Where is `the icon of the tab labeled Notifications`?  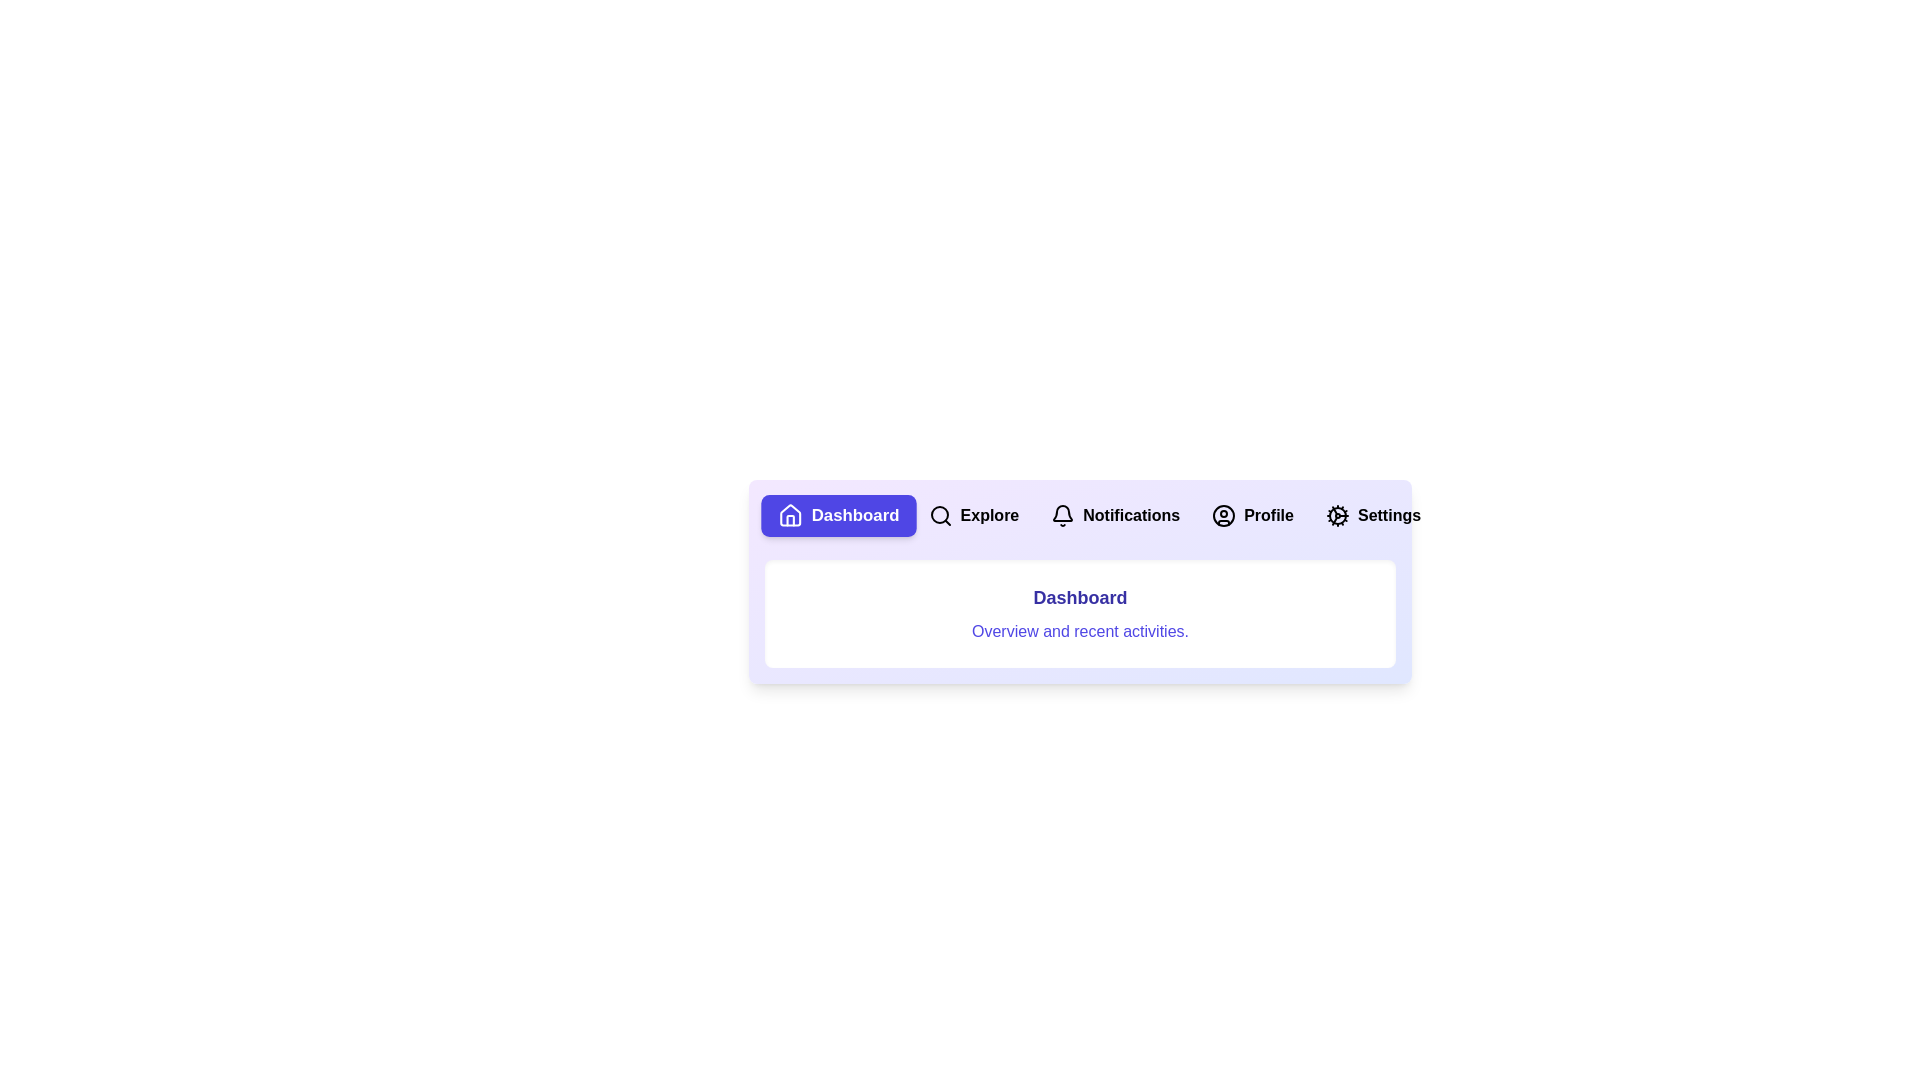
the icon of the tab labeled Notifications is located at coordinates (1061, 515).